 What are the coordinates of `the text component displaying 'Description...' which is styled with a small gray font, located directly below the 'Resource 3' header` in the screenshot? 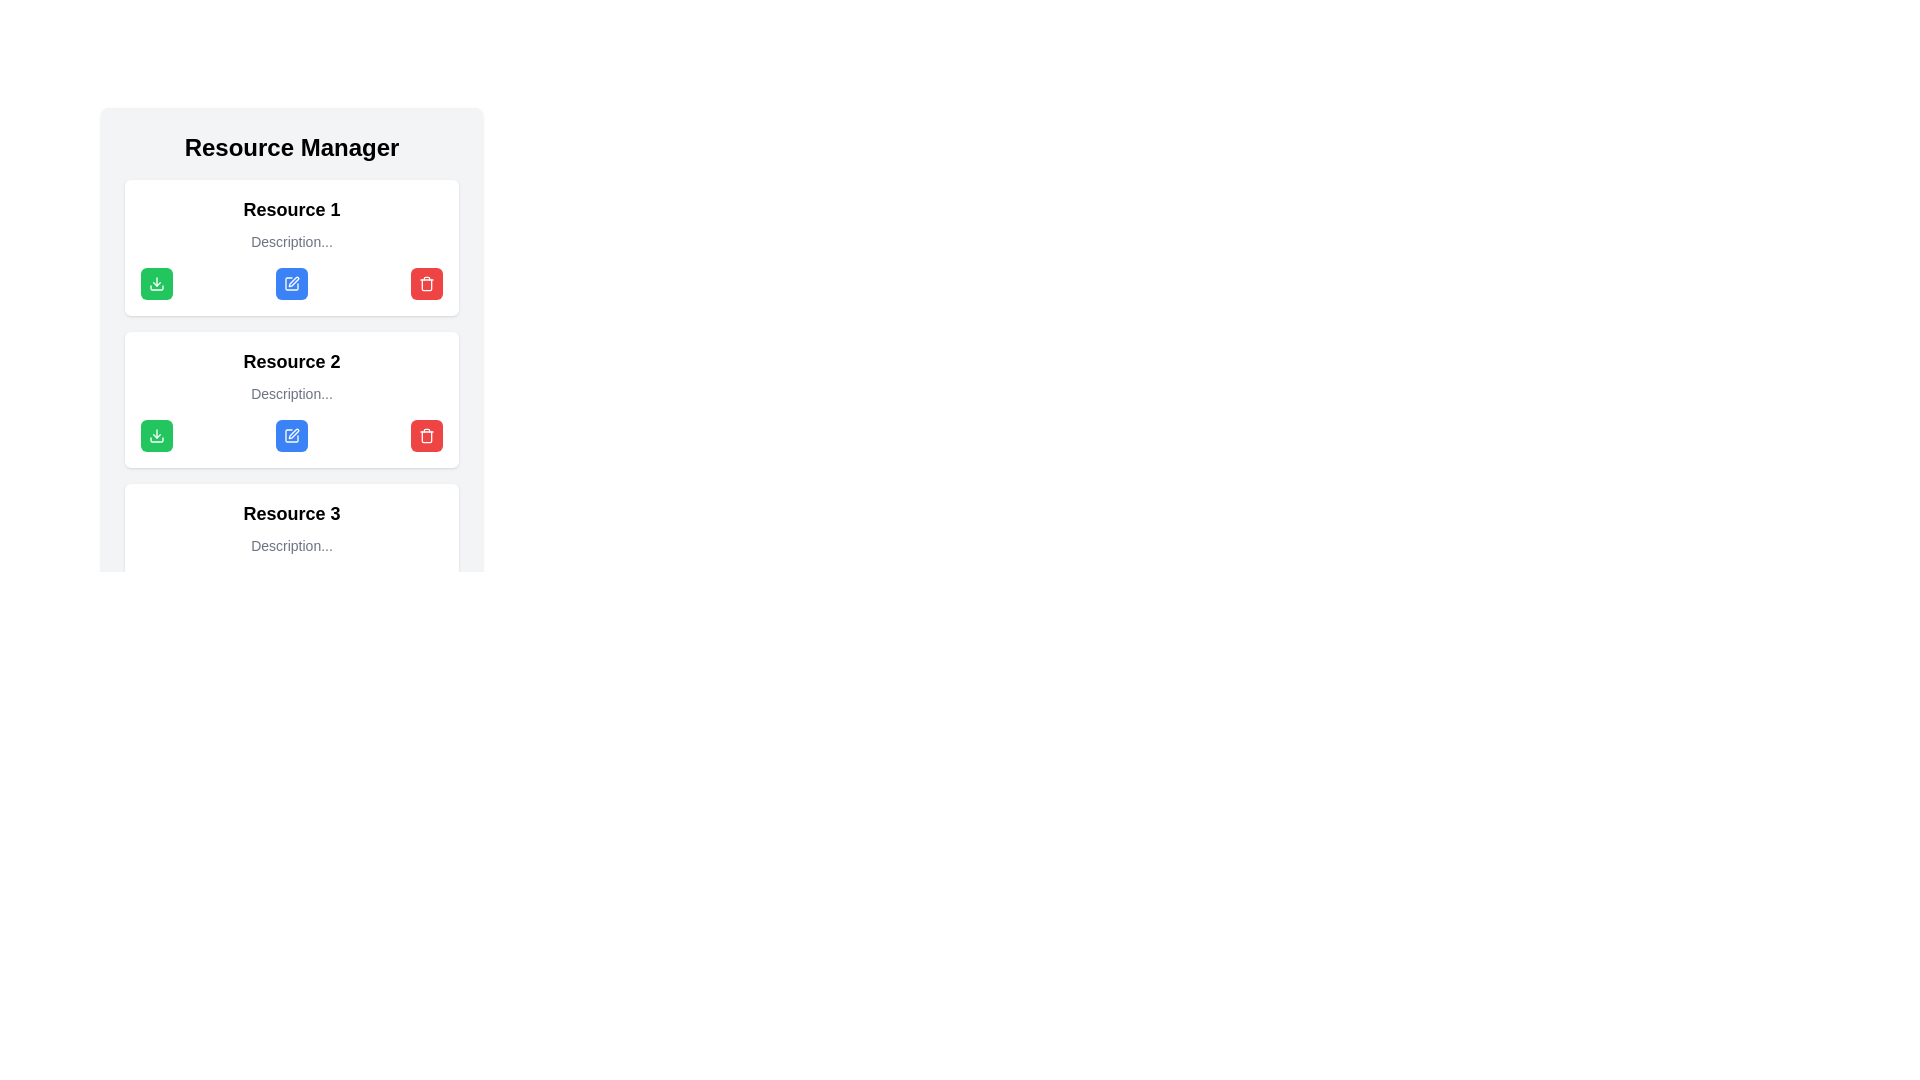 It's located at (291, 546).